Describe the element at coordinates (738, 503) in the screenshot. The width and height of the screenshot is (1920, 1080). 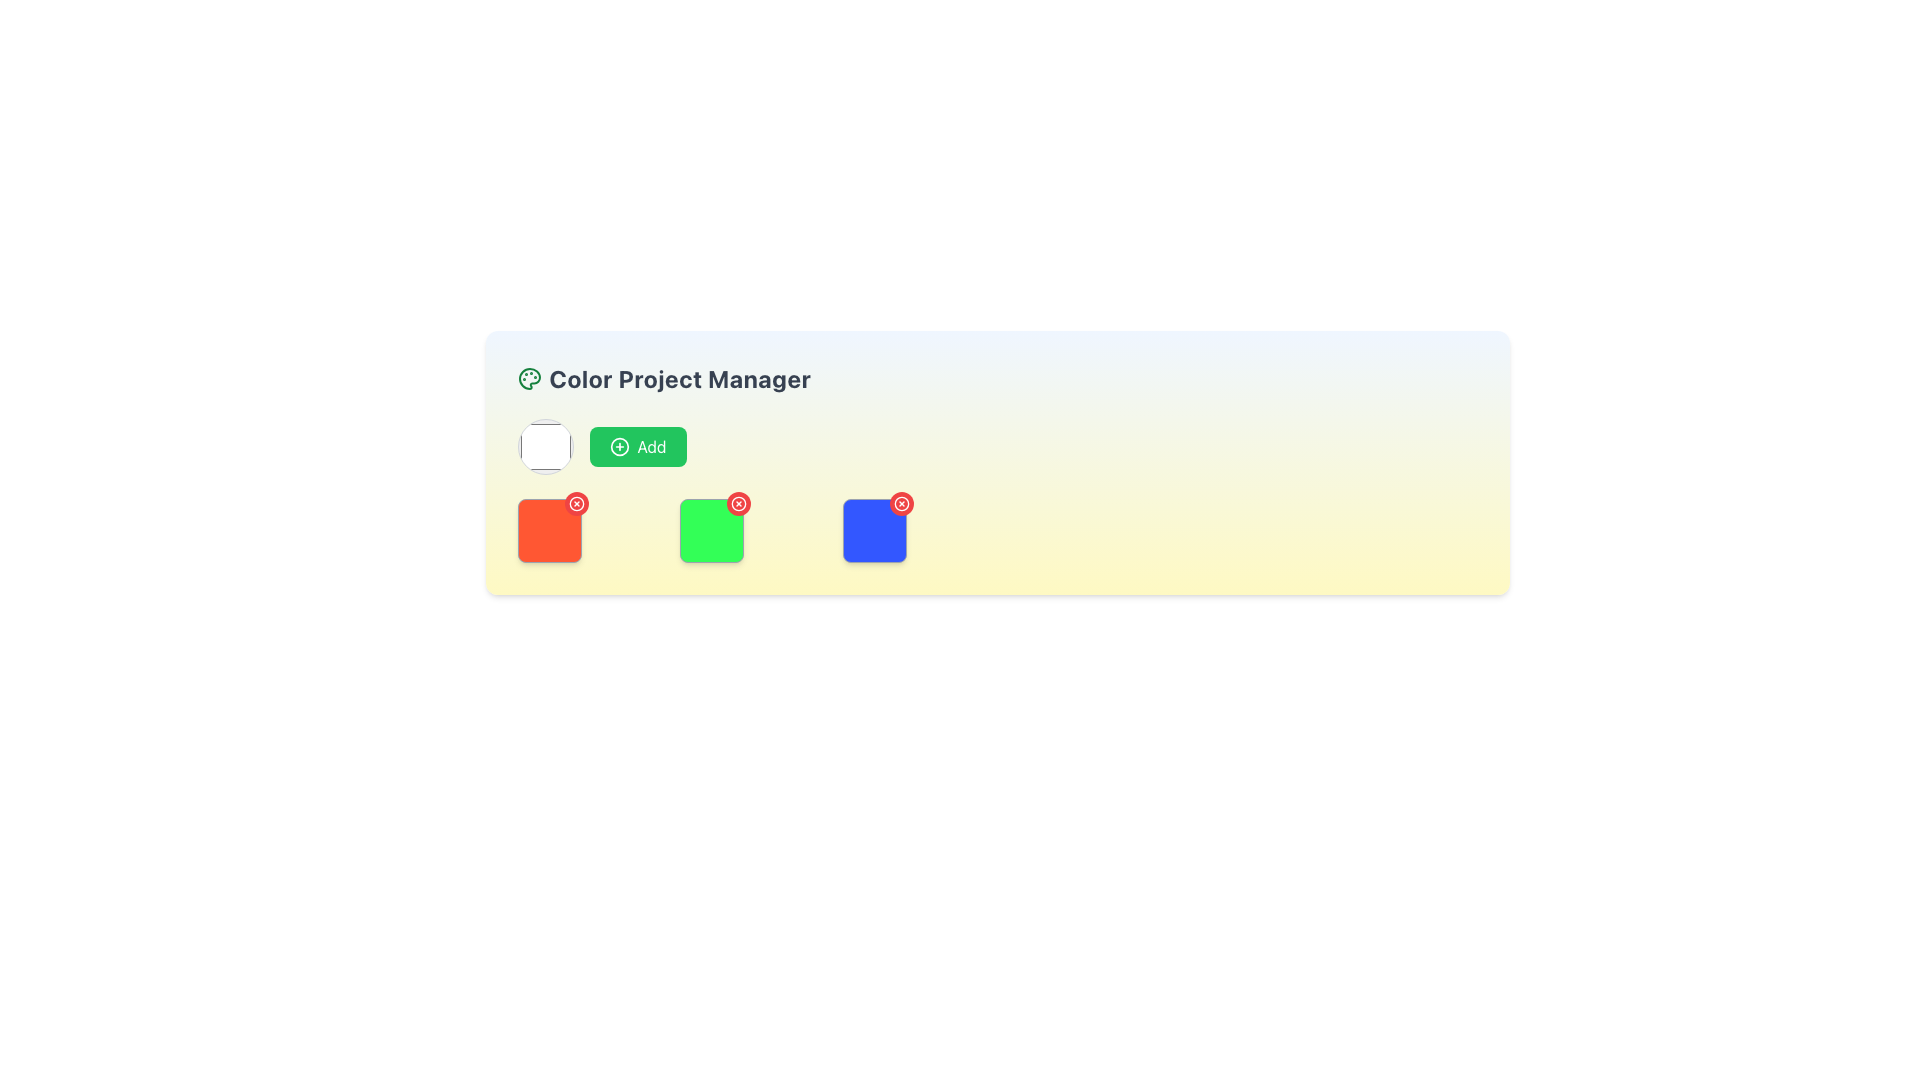
I see `the circular red button with a white cross icon located in the top-right corner of the green square element` at that location.